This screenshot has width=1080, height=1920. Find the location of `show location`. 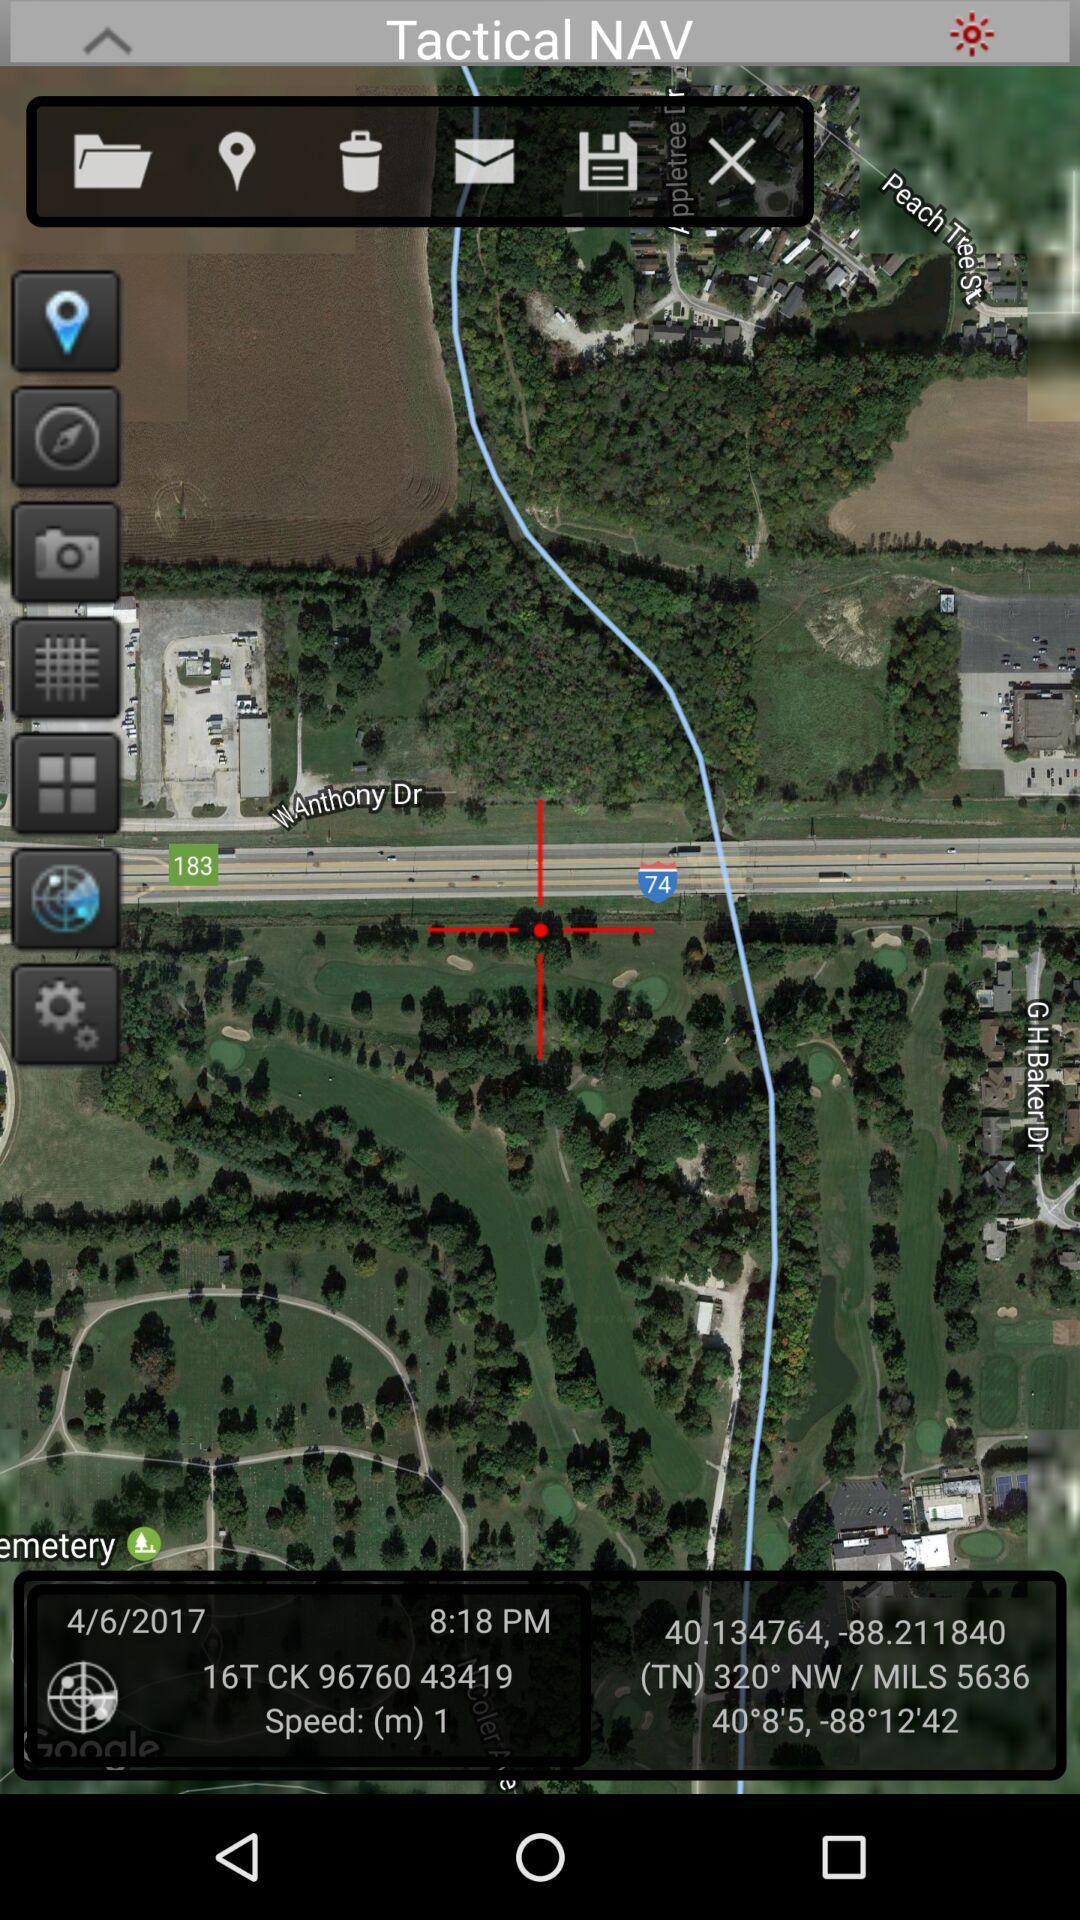

show location is located at coordinates (58, 321).